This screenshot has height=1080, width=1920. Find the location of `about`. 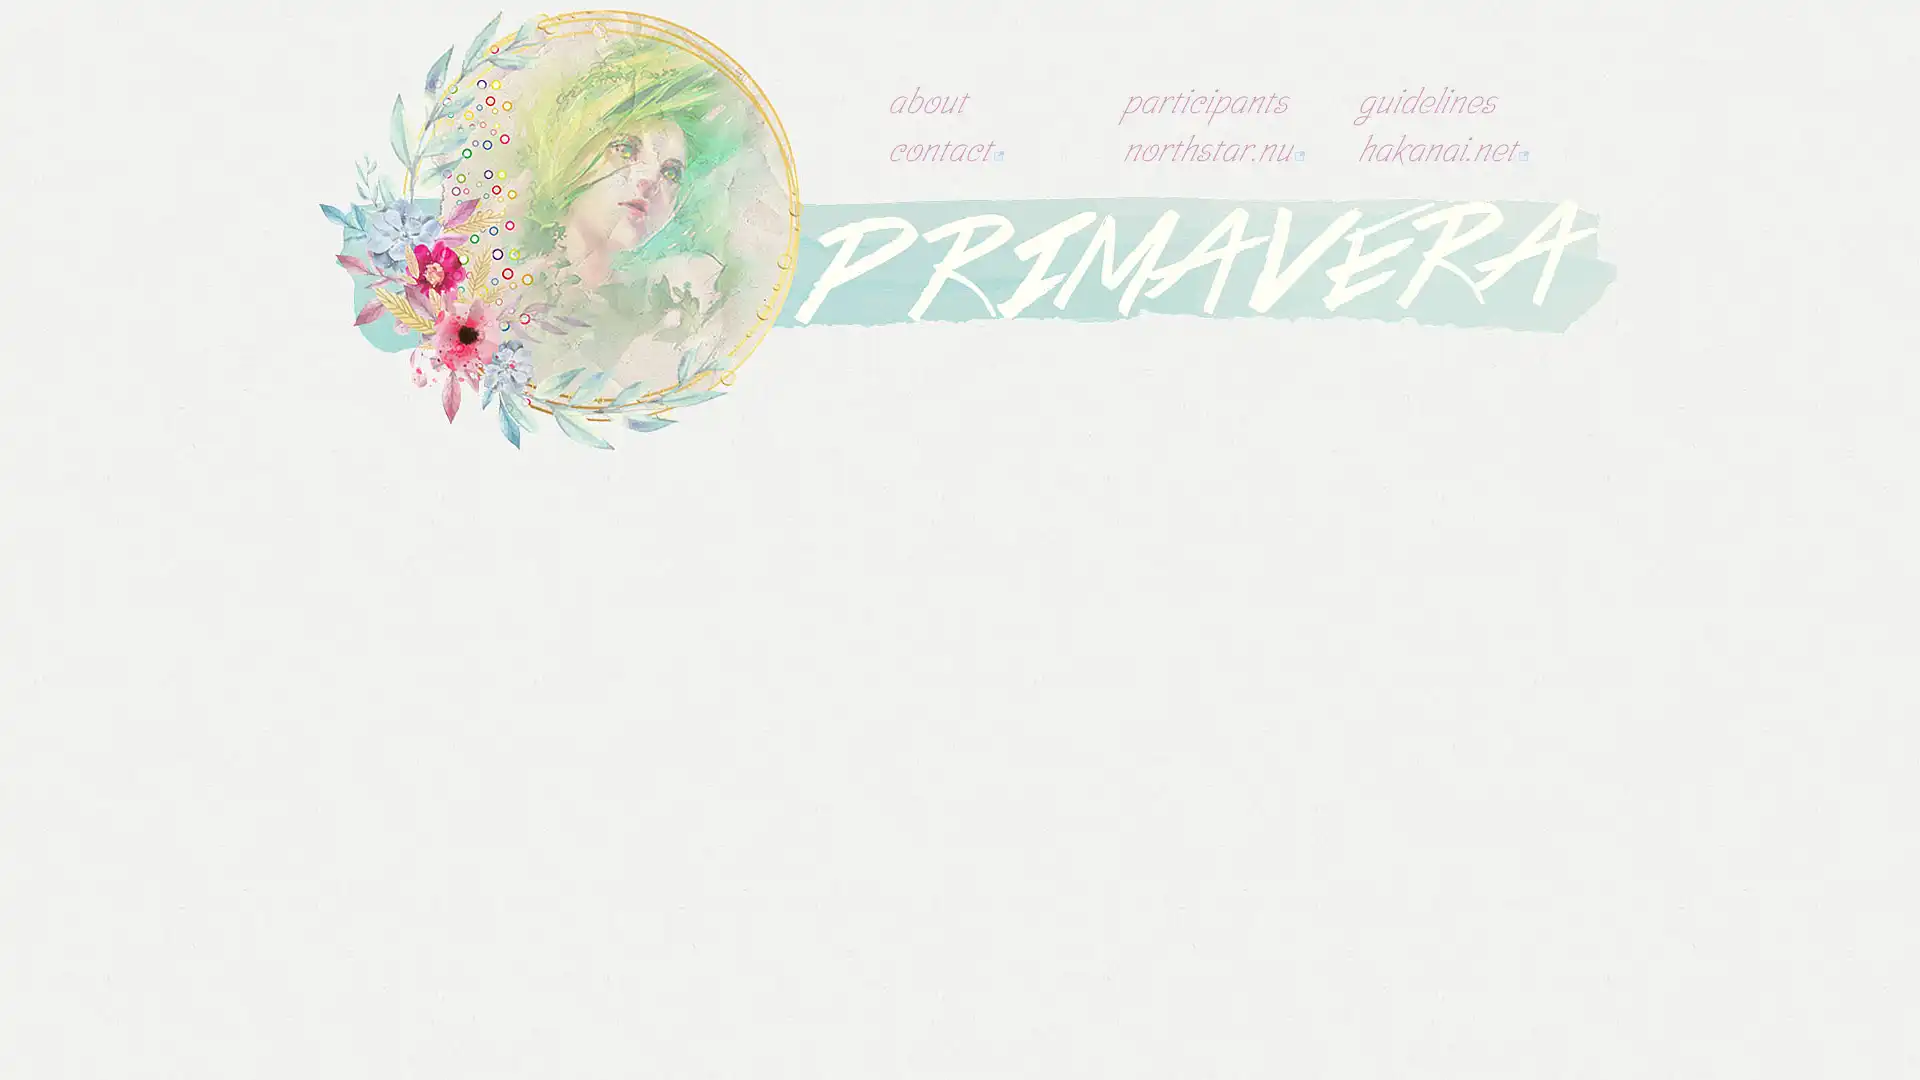

about is located at coordinates (925, 100).